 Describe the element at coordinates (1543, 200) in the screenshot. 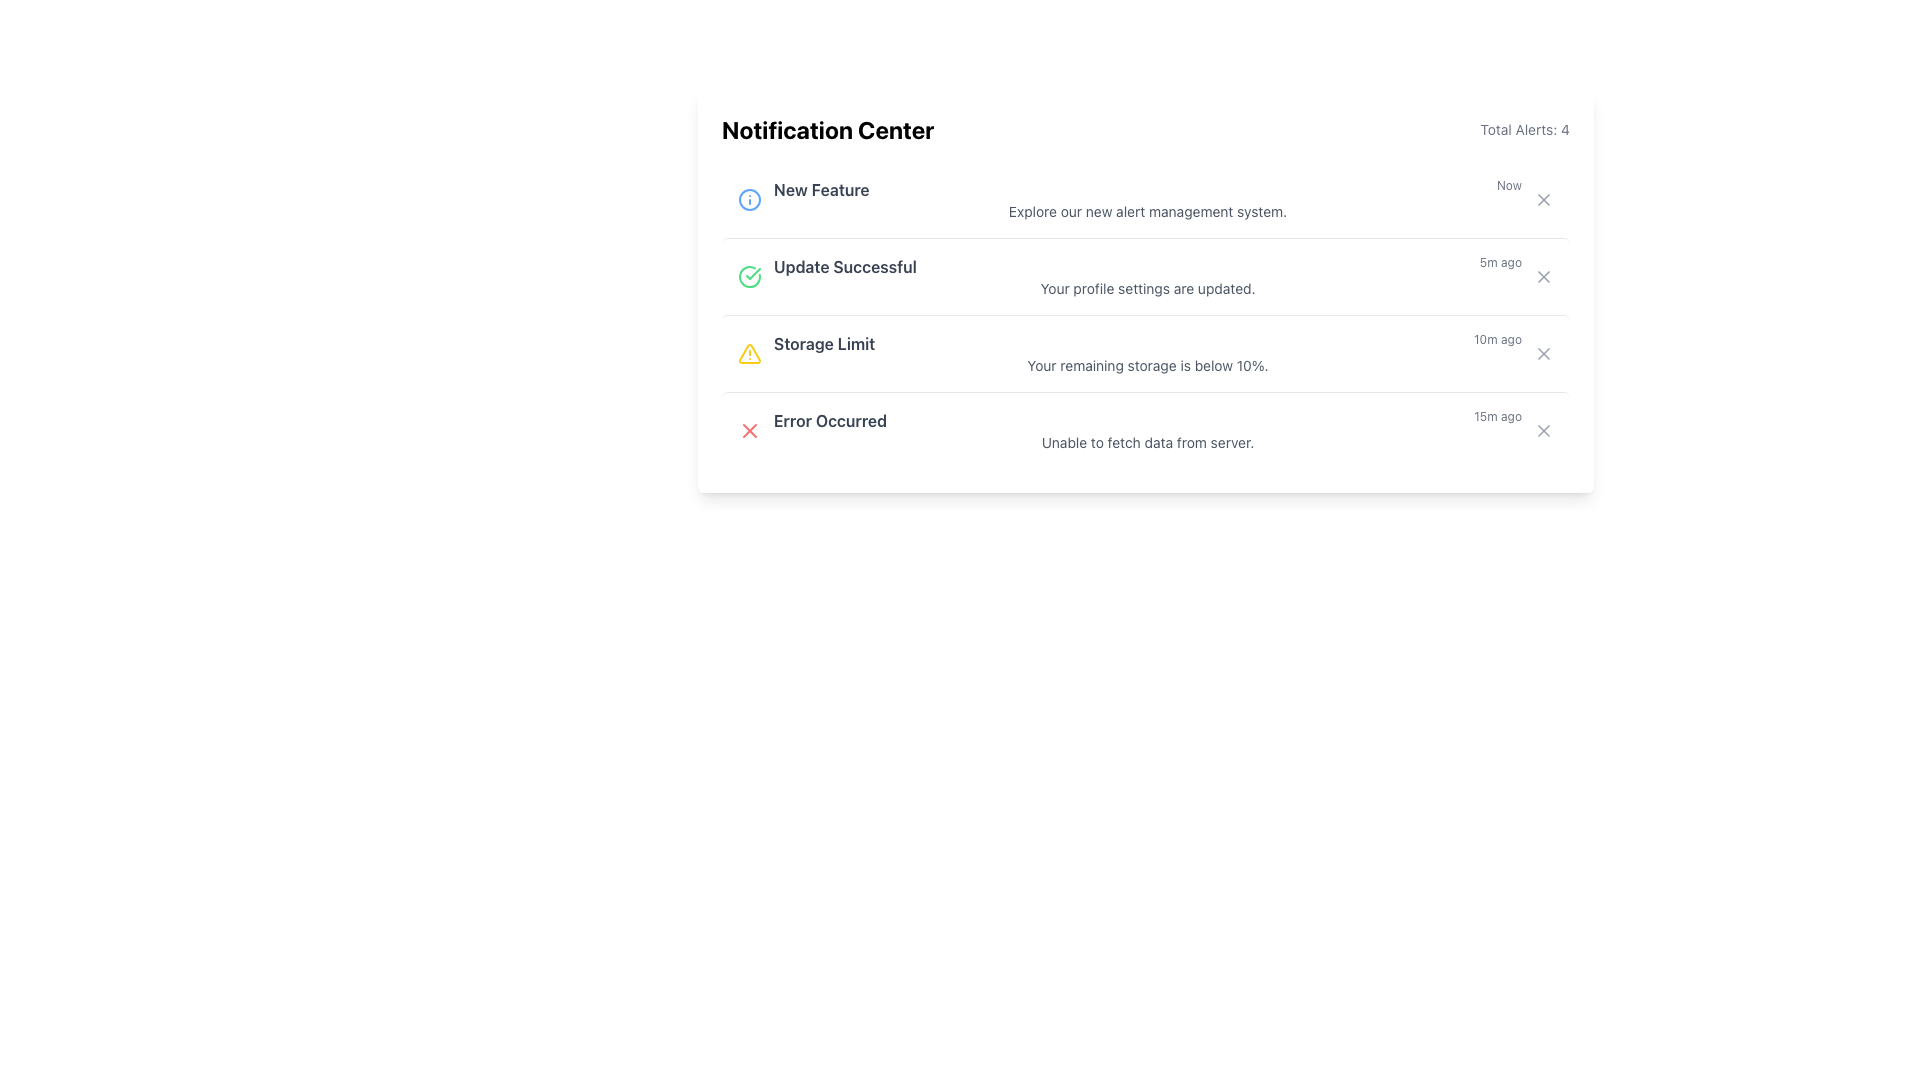

I see `the diagonal cross ('X') icon in the top-right corner of the alert notification interface, adjacent to the label 'Now'` at that location.